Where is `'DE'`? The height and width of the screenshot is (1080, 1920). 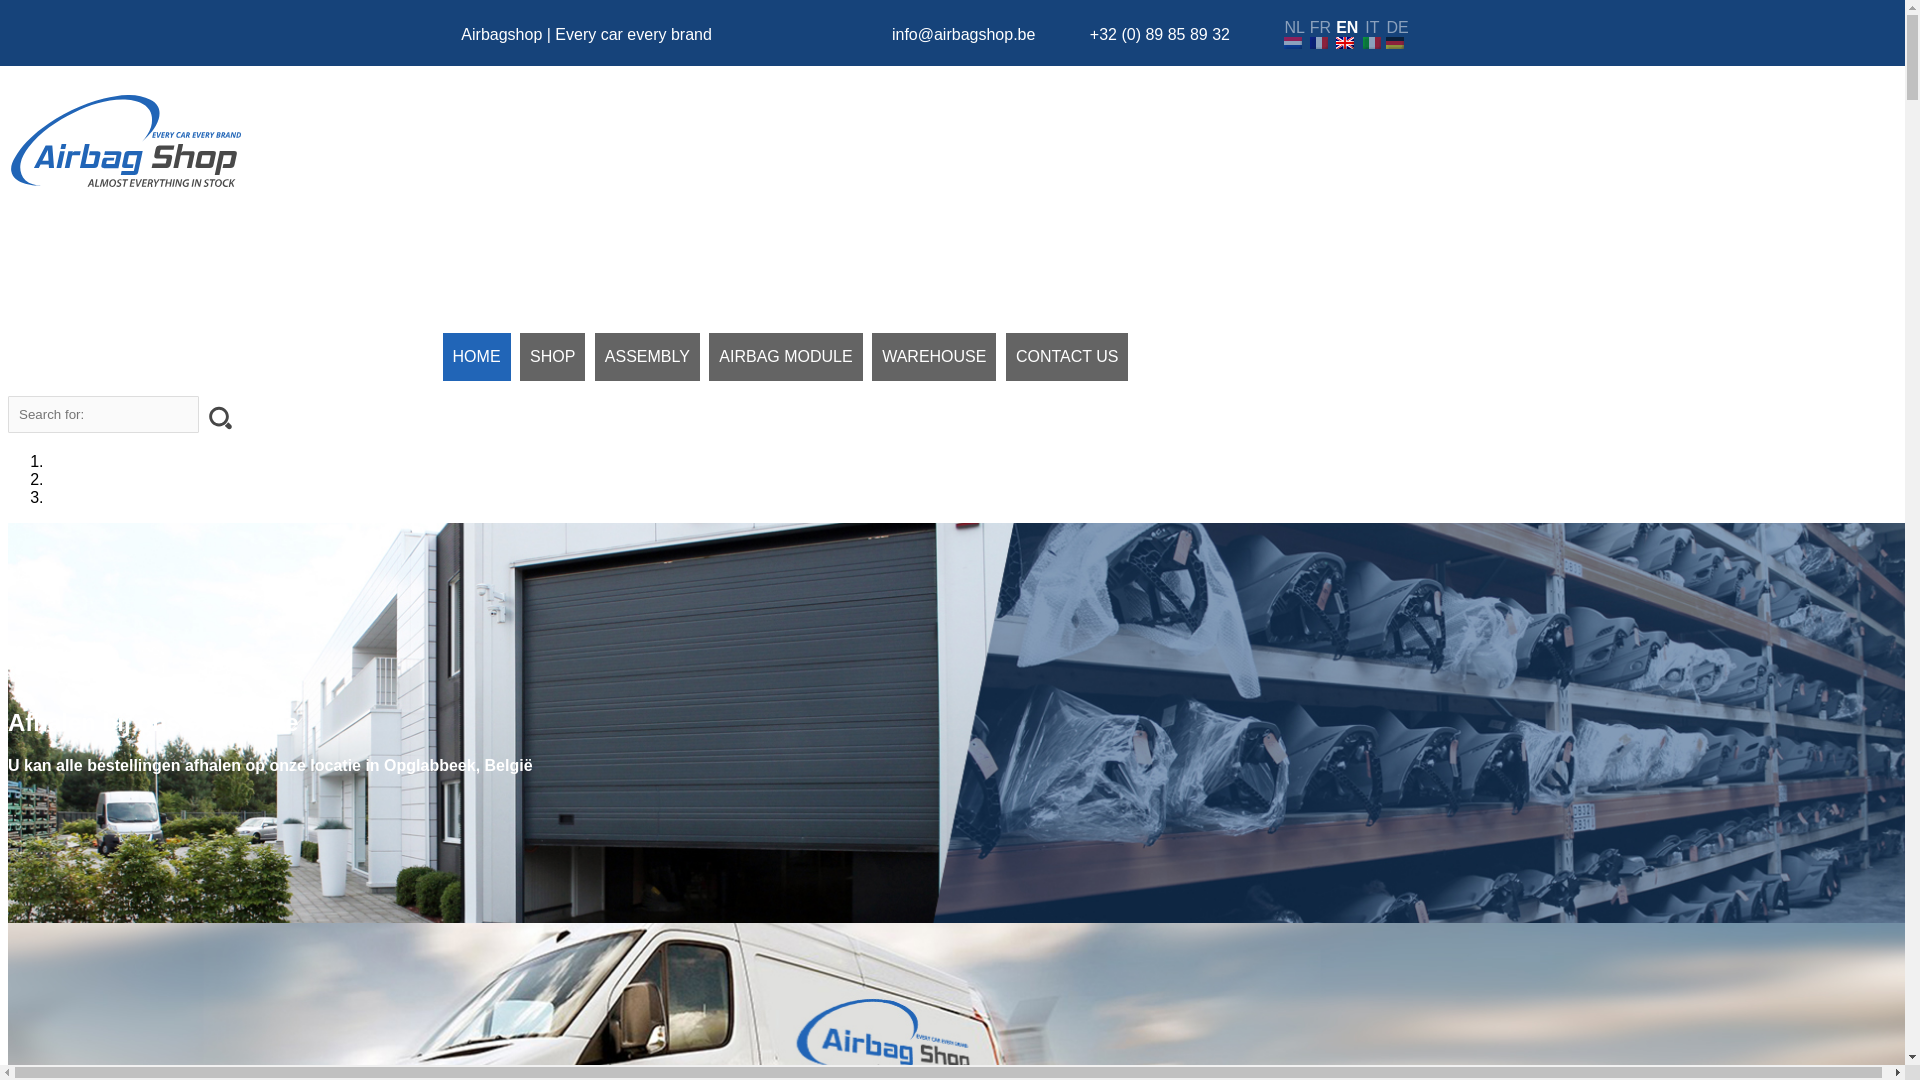
'DE' is located at coordinates (1395, 34).